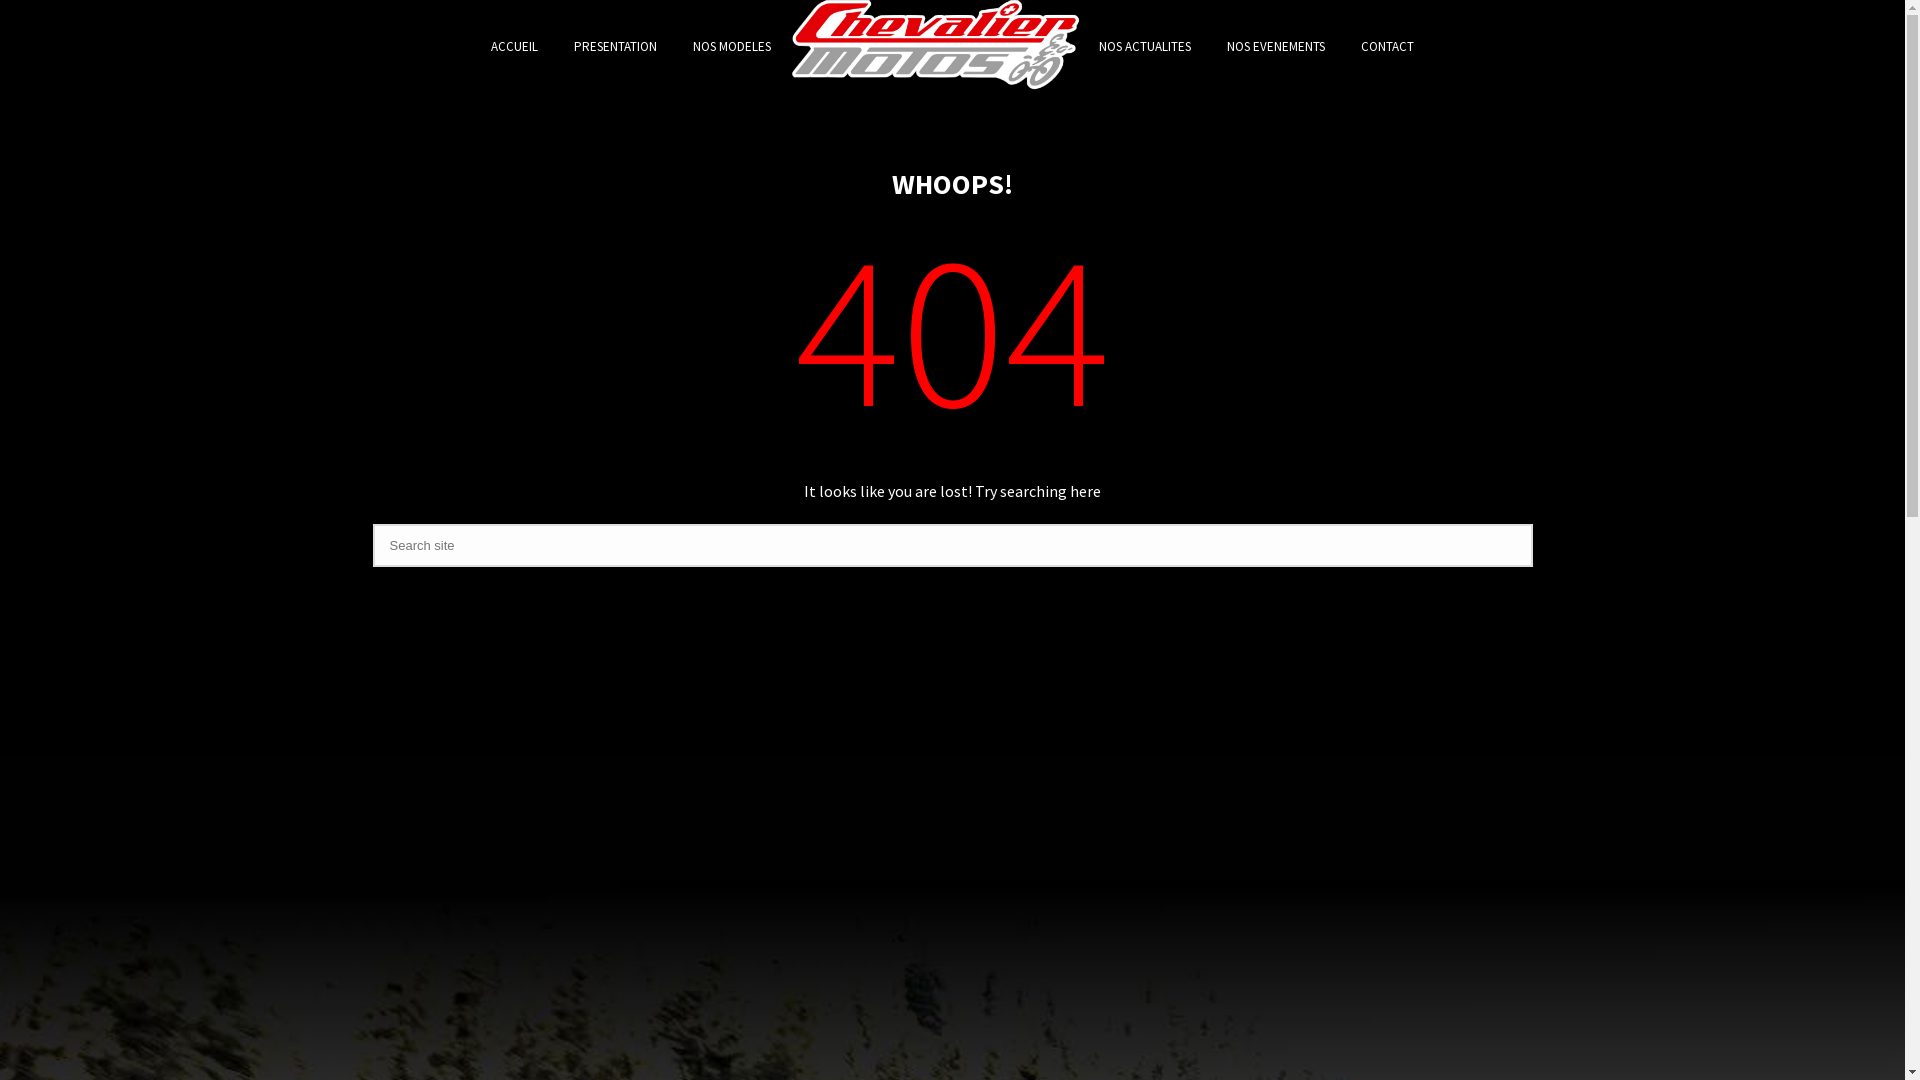  What do you see at coordinates (1386, 45) in the screenshot?
I see `'CONTACT'` at bounding box center [1386, 45].